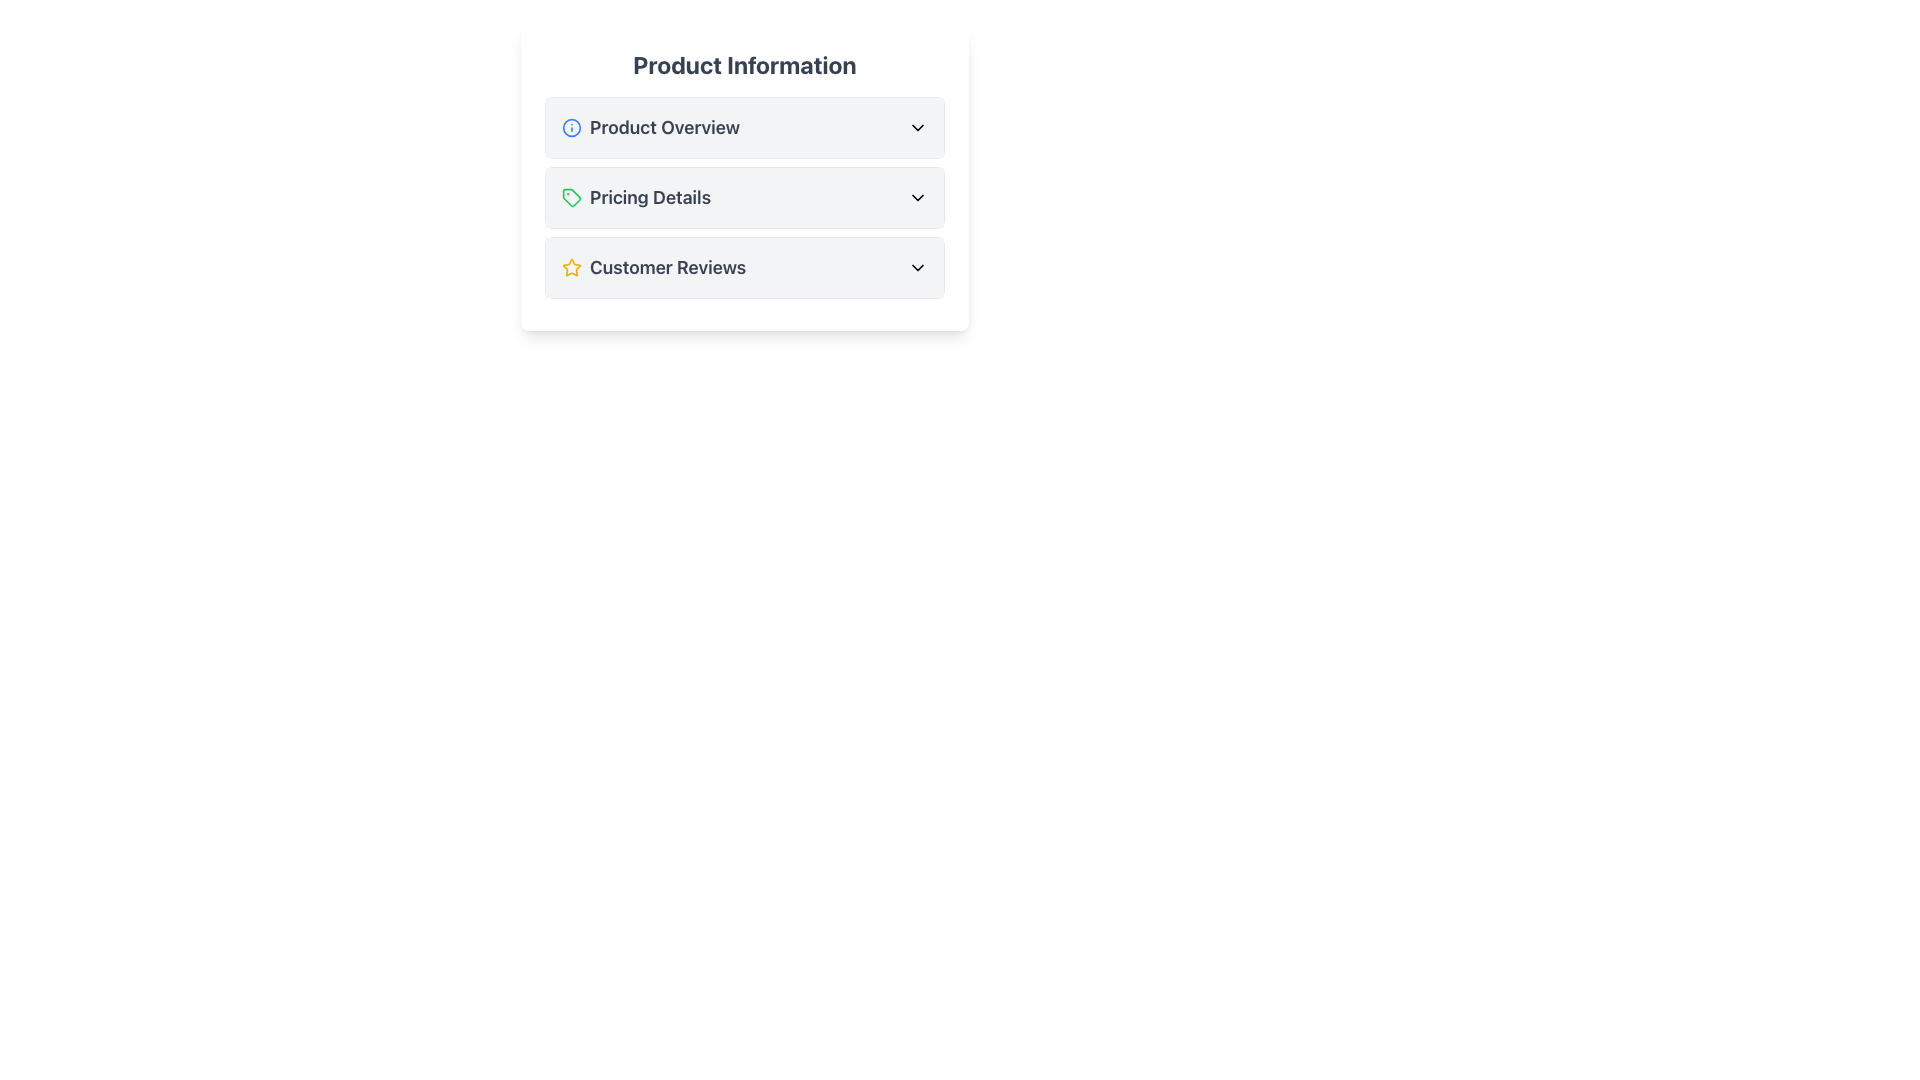  What do you see at coordinates (916, 127) in the screenshot?
I see `the downward pointing chevron icon located at the far right of the 'Product Overview' bar` at bounding box center [916, 127].